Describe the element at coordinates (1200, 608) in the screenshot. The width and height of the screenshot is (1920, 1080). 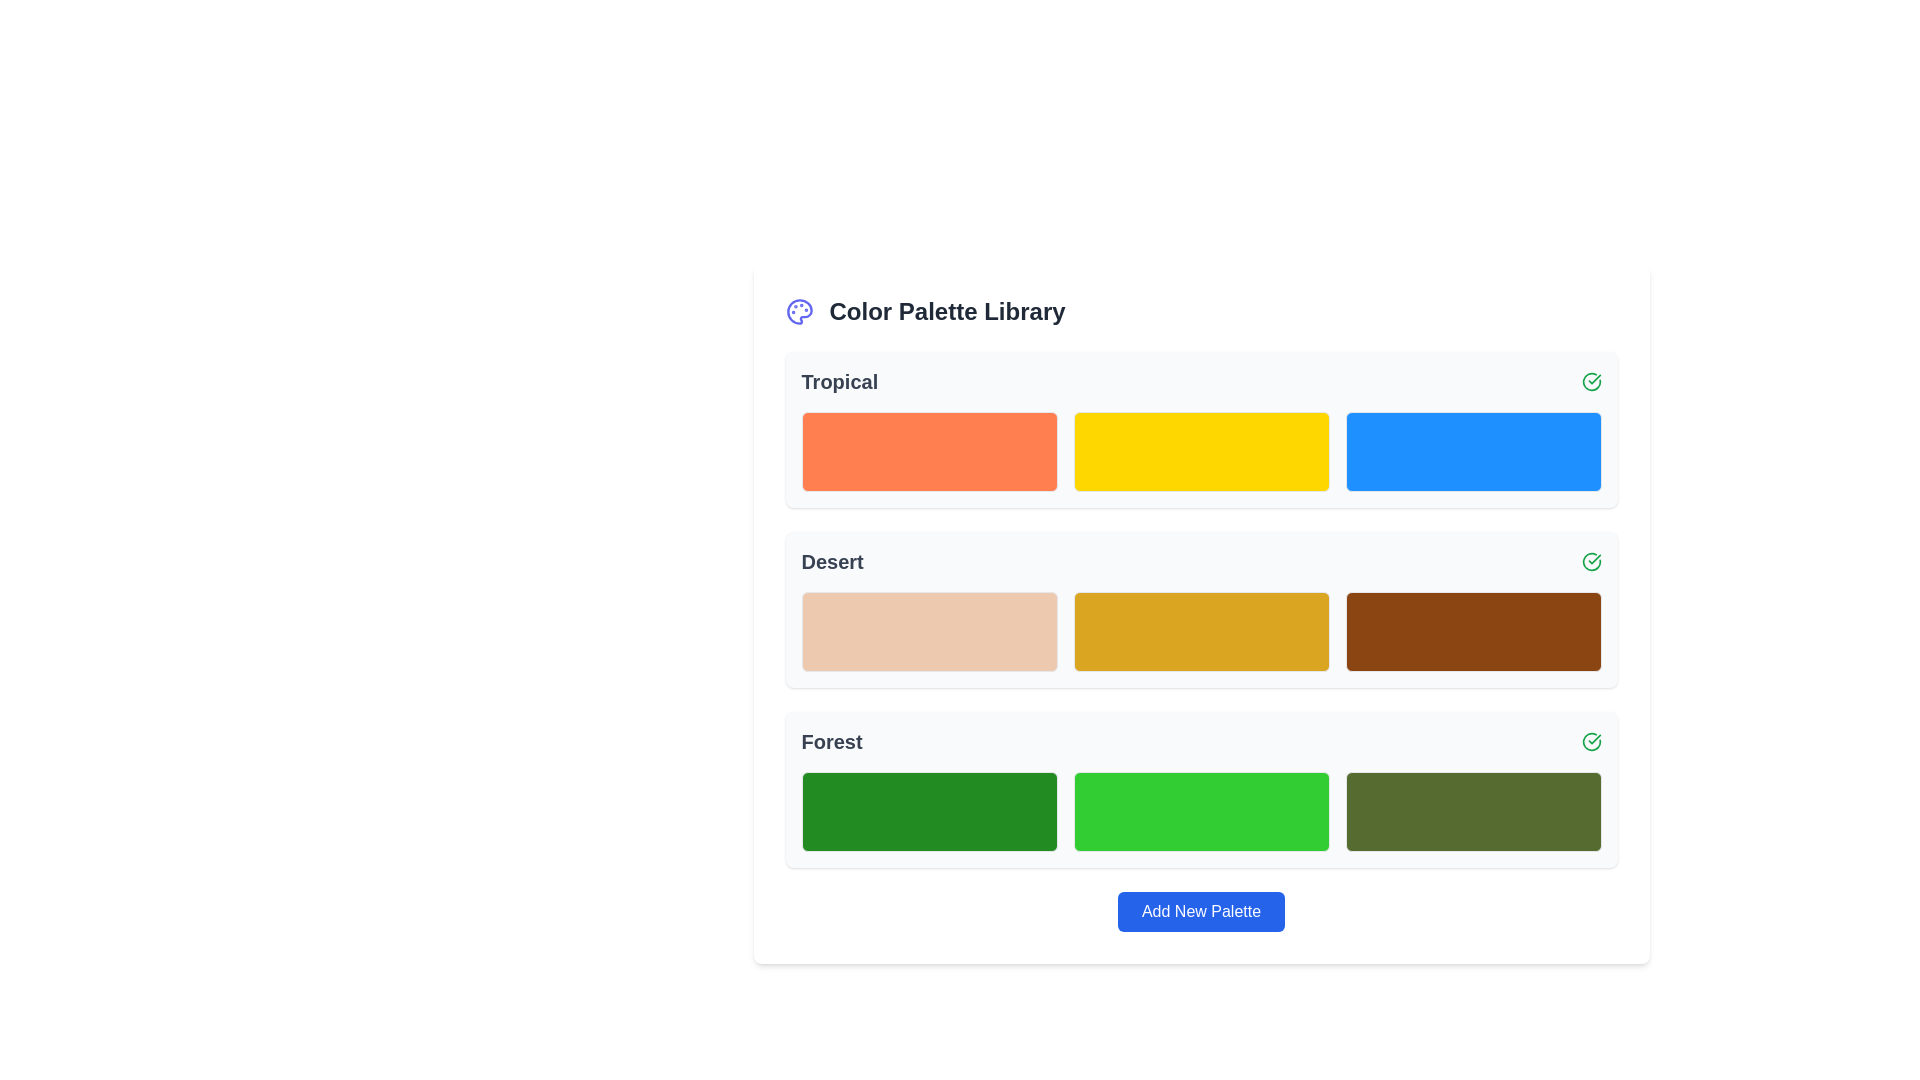
I see `the grid layout containing color swatches labeled 'Tropical,' 'Desert,' and 'Forest' to select a palette` at that location.